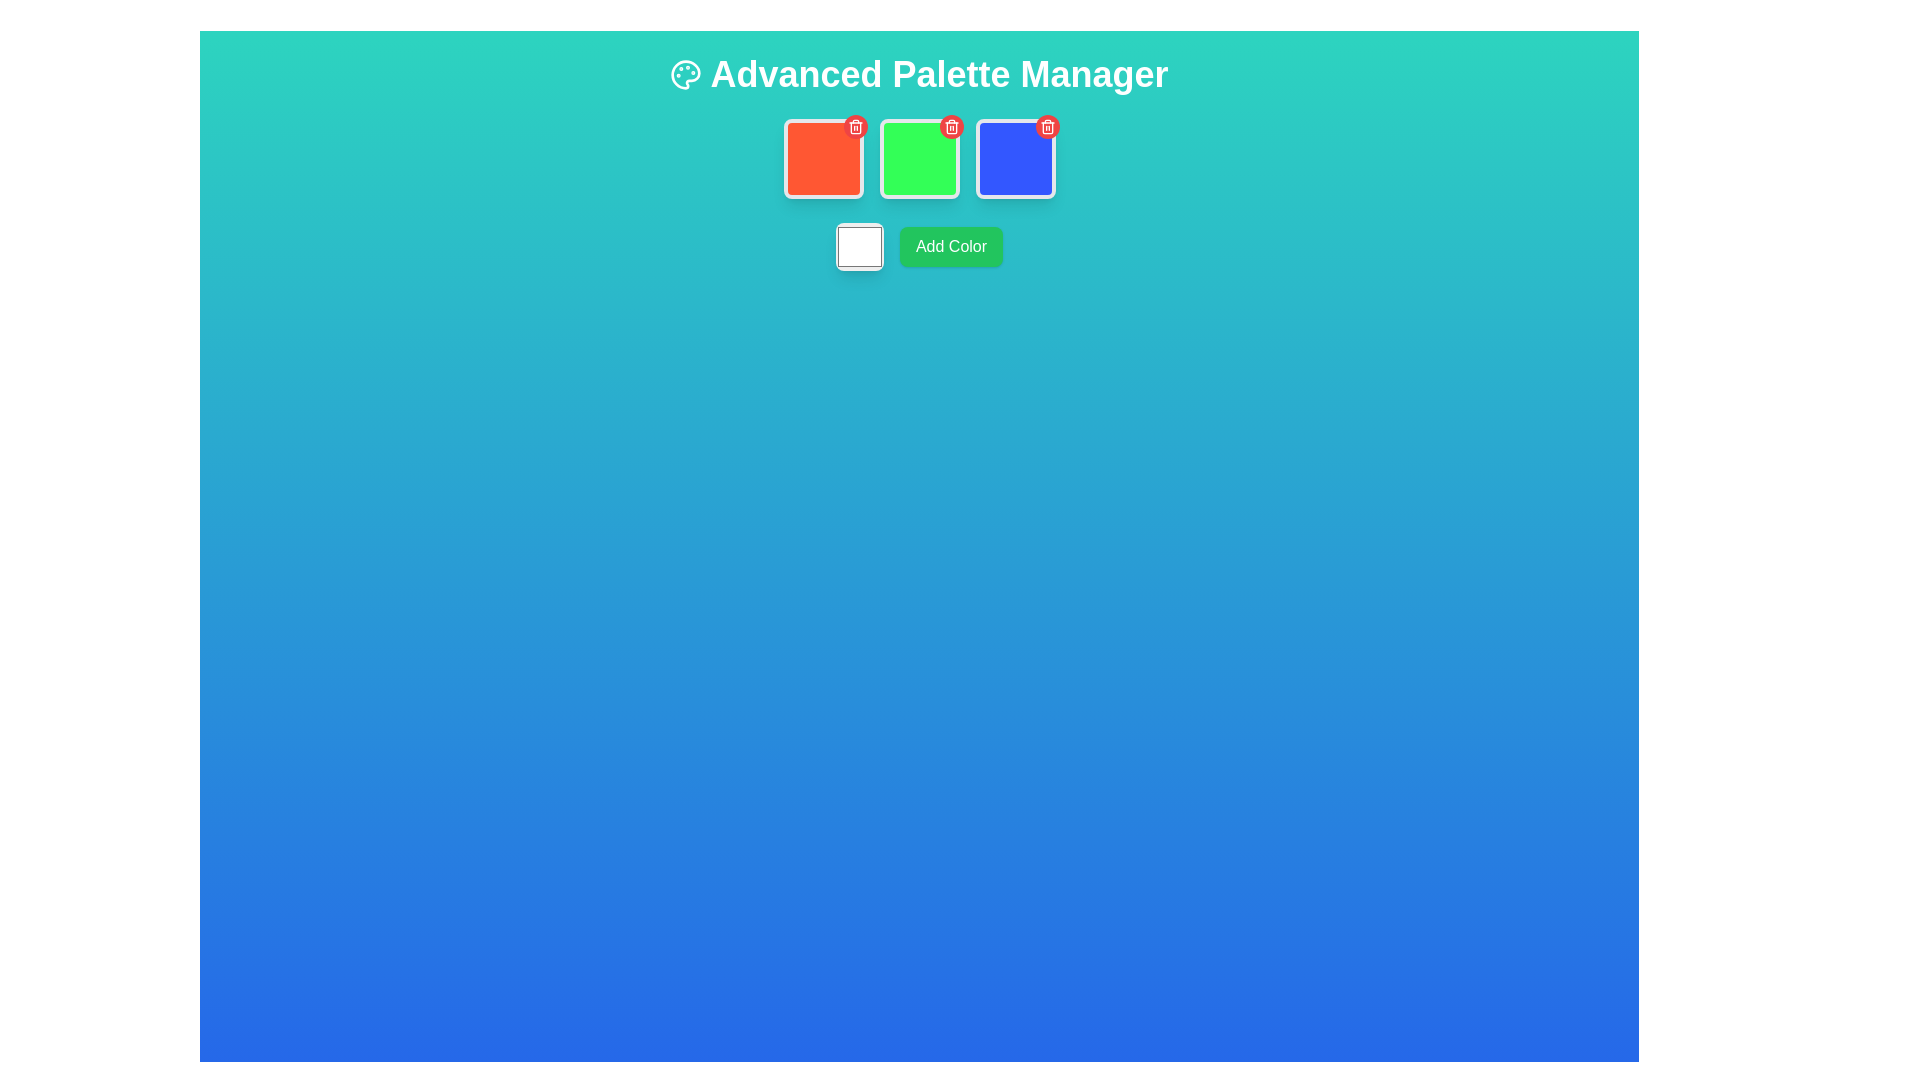  I want to click on the delete button located at the top-right corner of the bright blue interactive color tile, so click(1015, 157).